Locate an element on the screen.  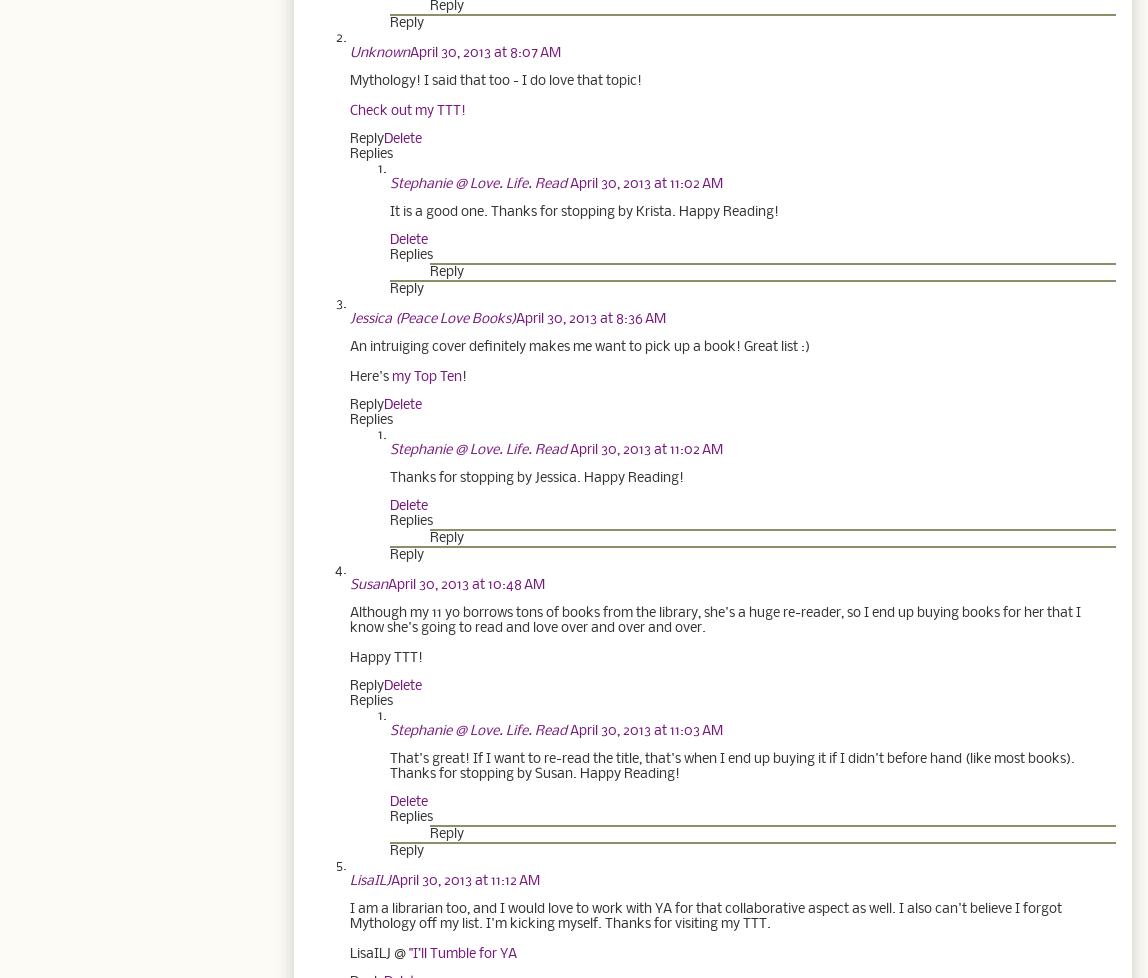
'I am a librarian too, and I would love to work with YA for that collaborative aspect as well.  I also can't believe I forgot Mythology off my list.  I'm kicking myself.  Thanks for visiting my TTT.' is located at coordinates (350, 914).